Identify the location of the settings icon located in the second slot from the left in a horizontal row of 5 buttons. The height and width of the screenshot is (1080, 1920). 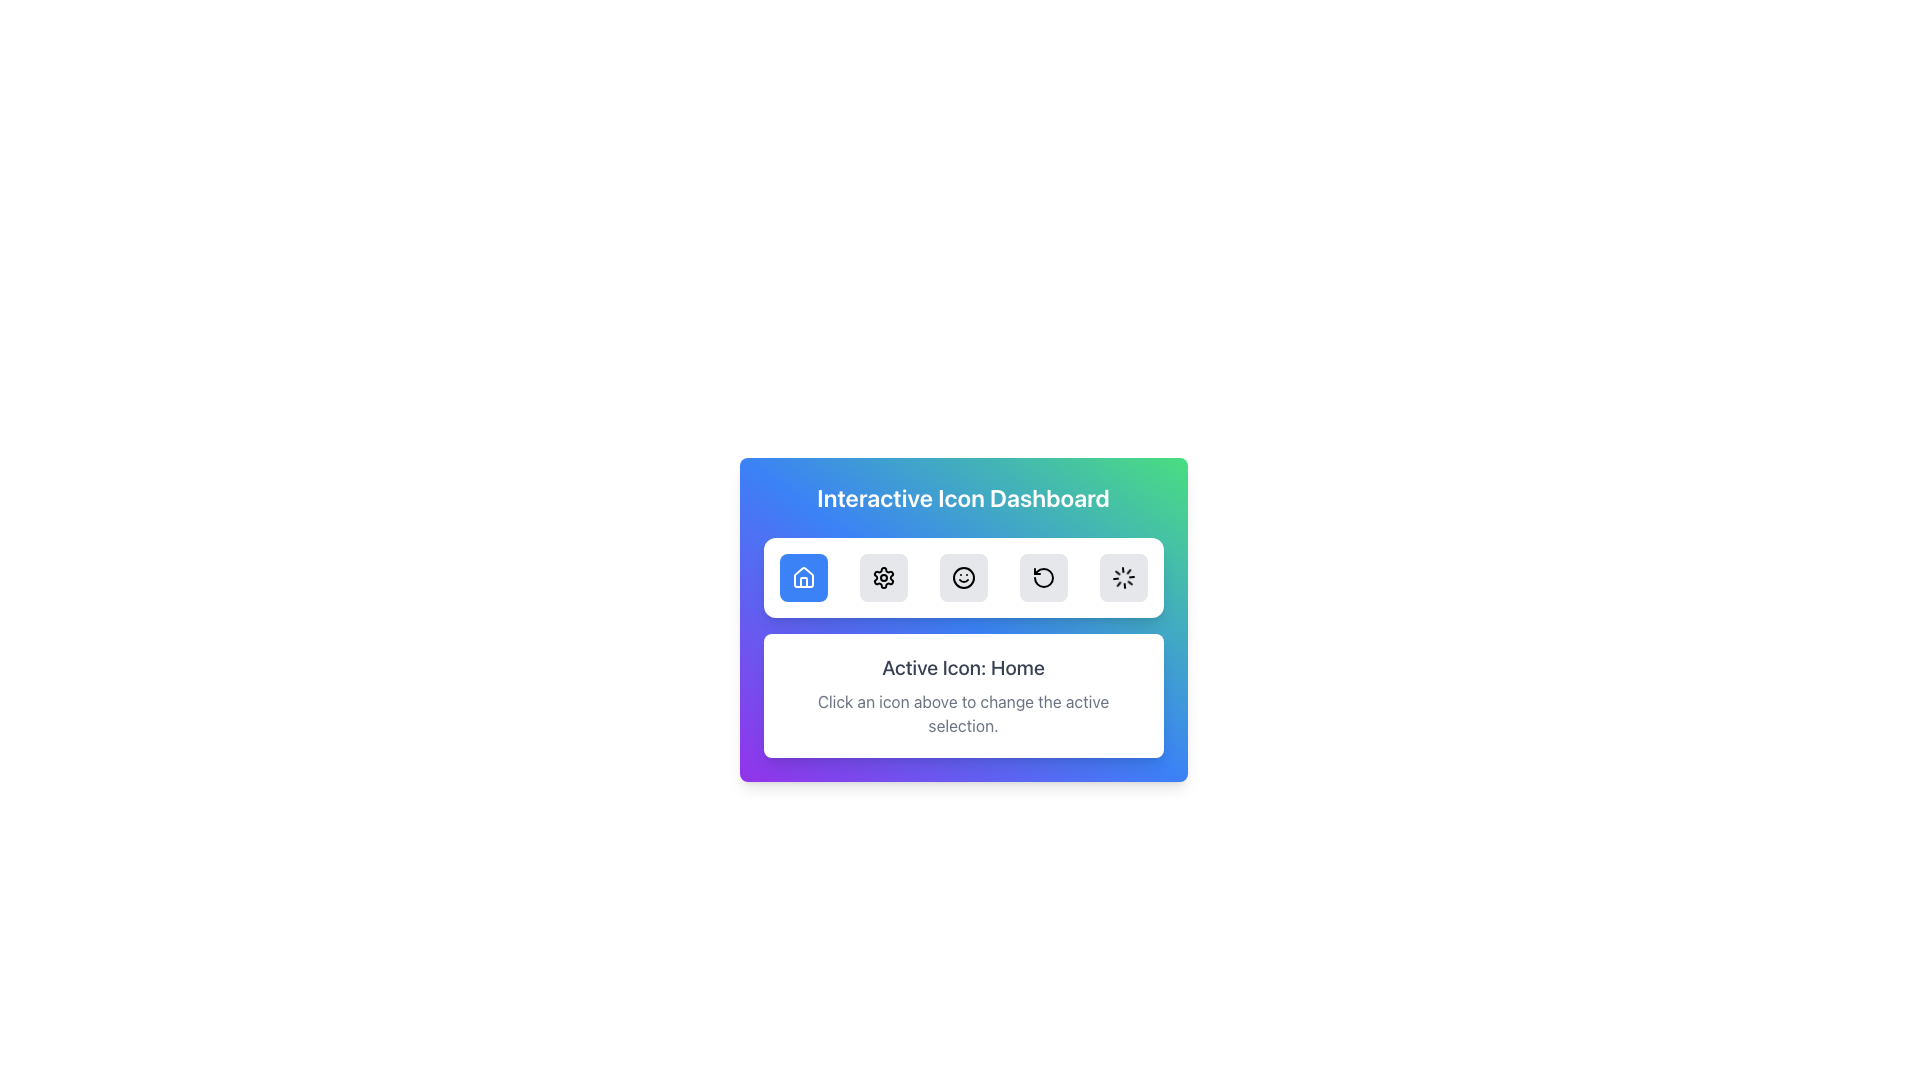
(882, 578).